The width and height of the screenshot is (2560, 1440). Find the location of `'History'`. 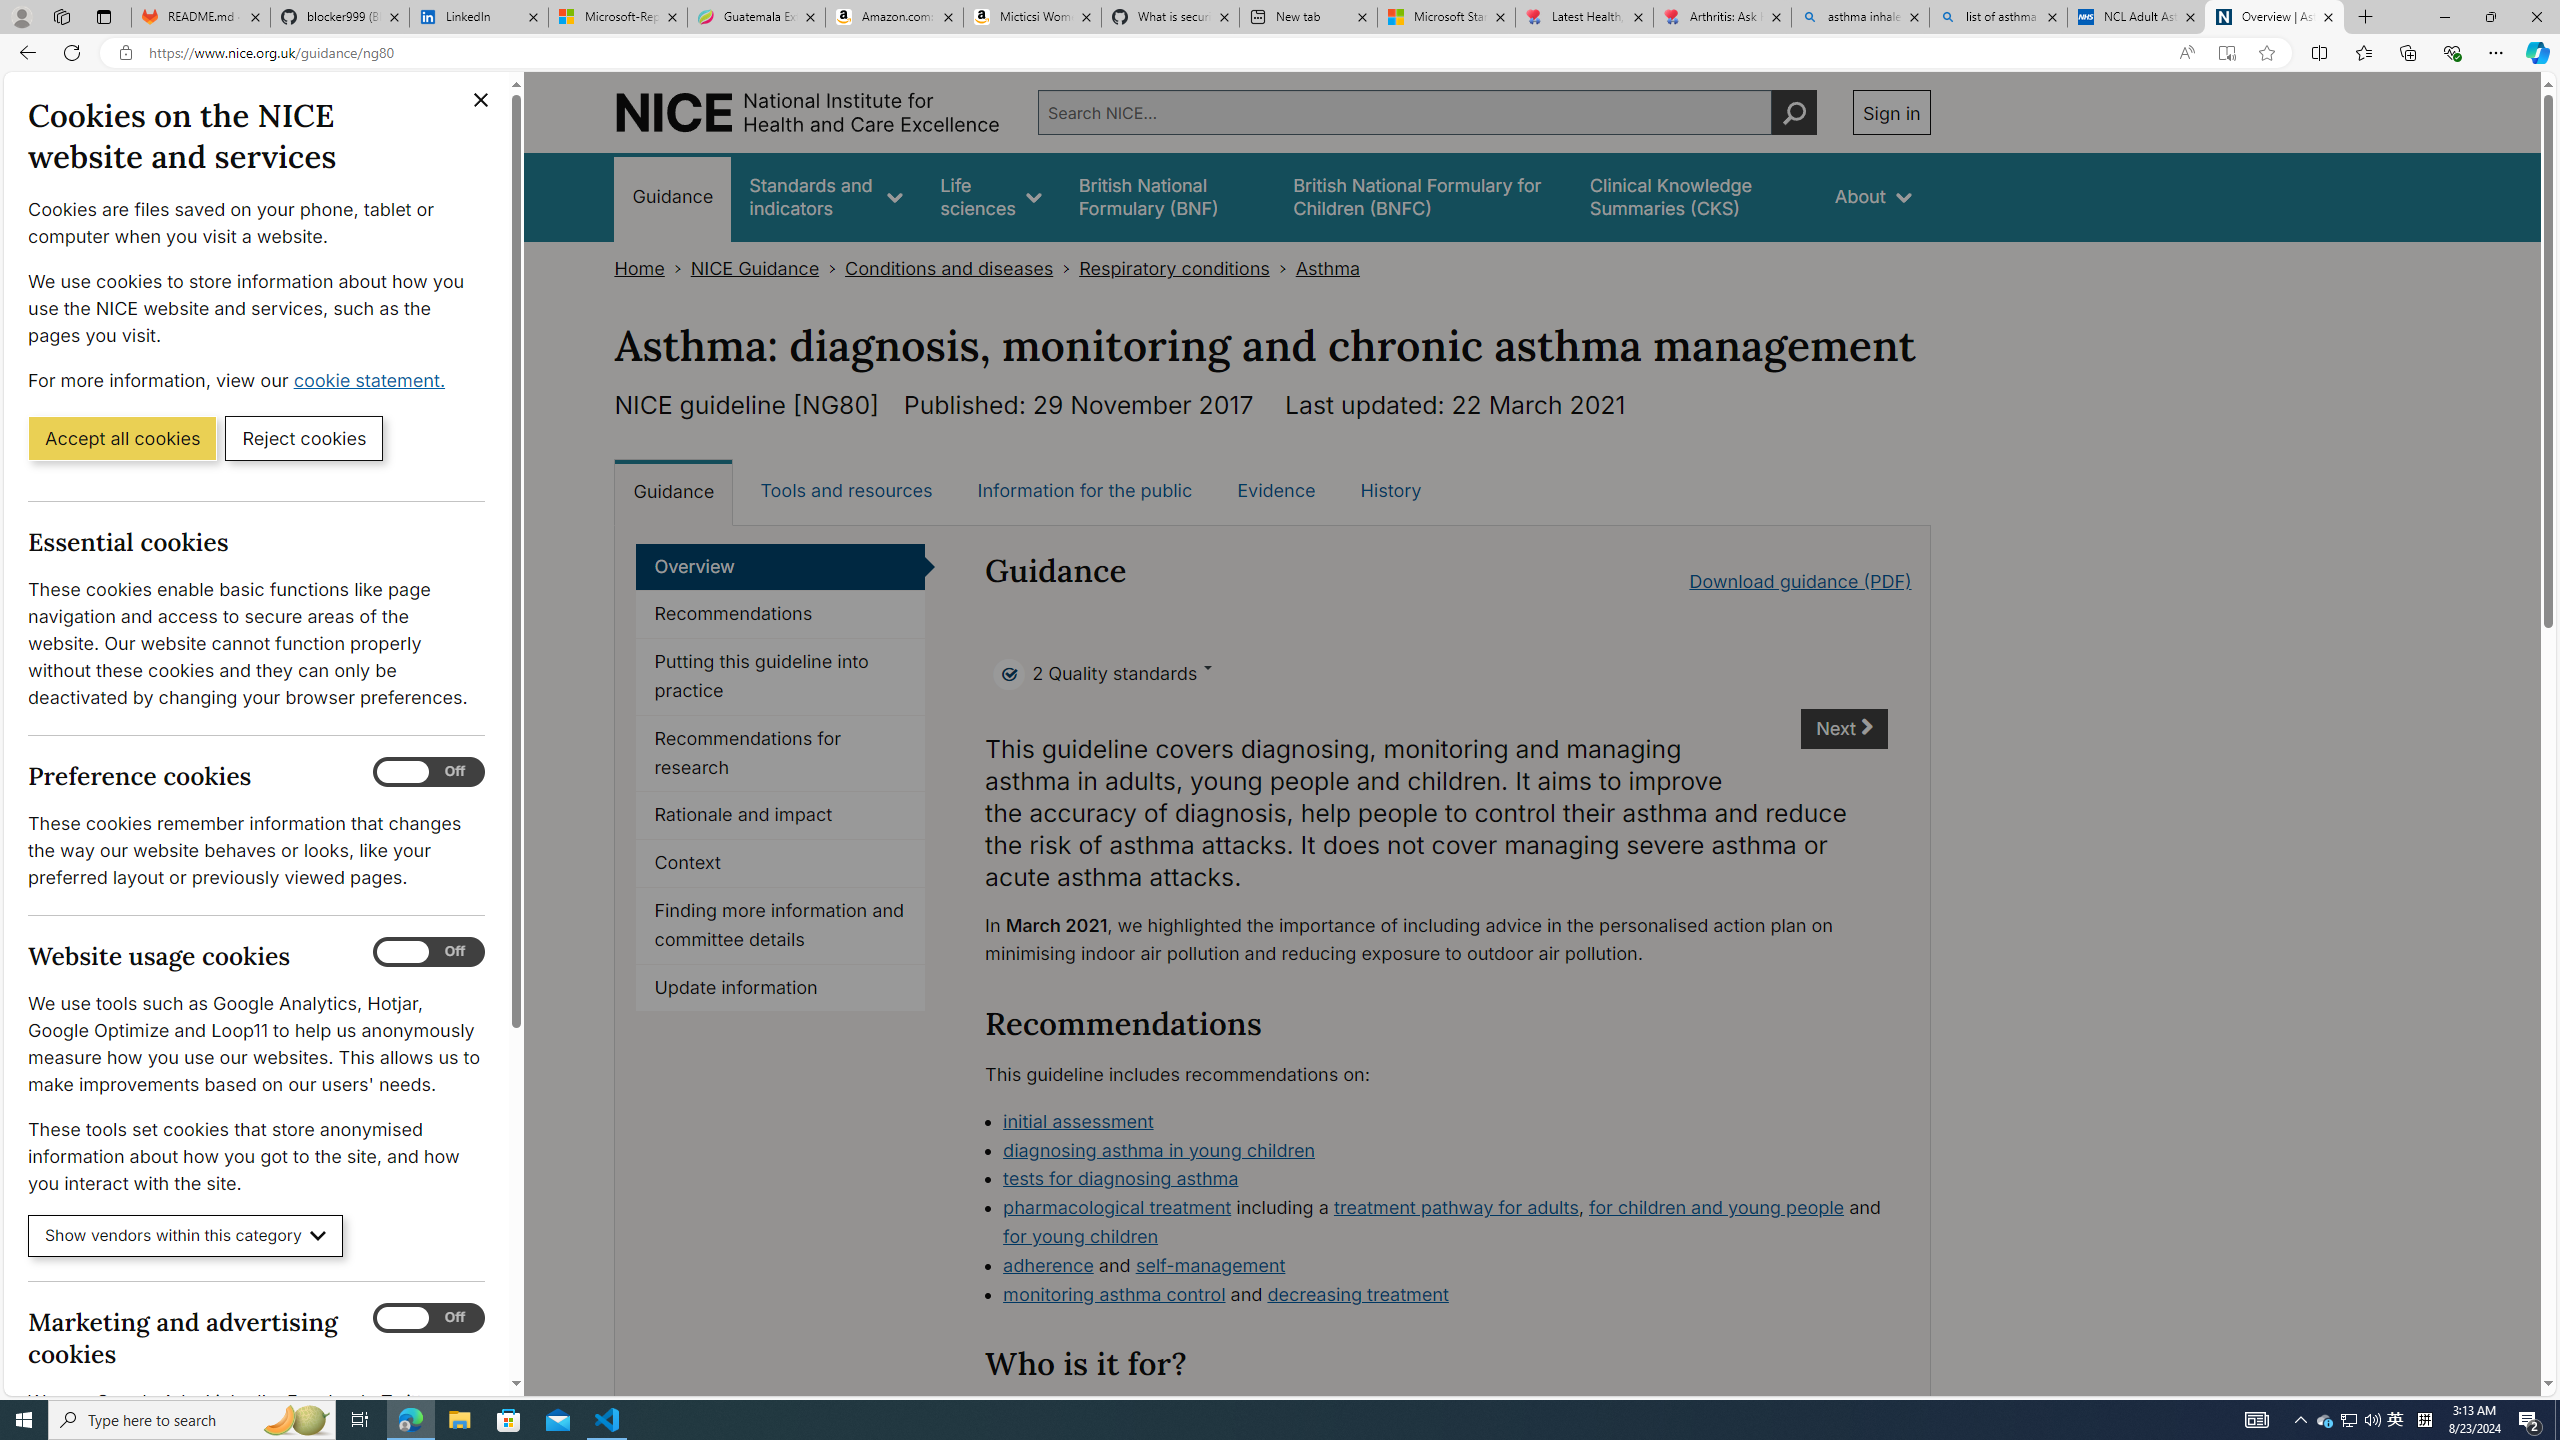

'History' is located at coordinates (1390, 490).